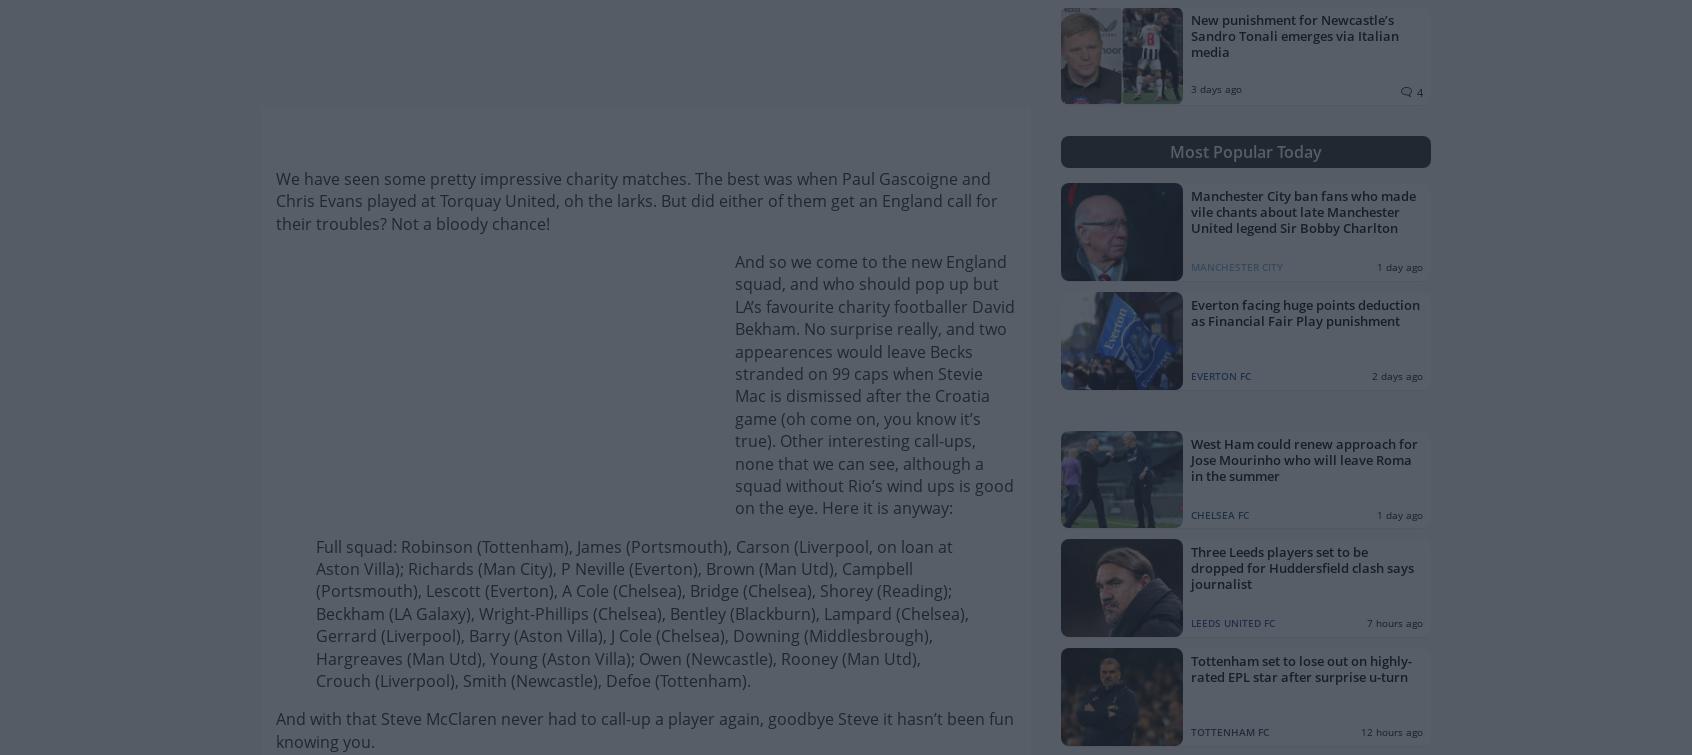 The height and width of the screenshot is (755, 1692). I want to click on 'Manchester City', so click(1189, 267).